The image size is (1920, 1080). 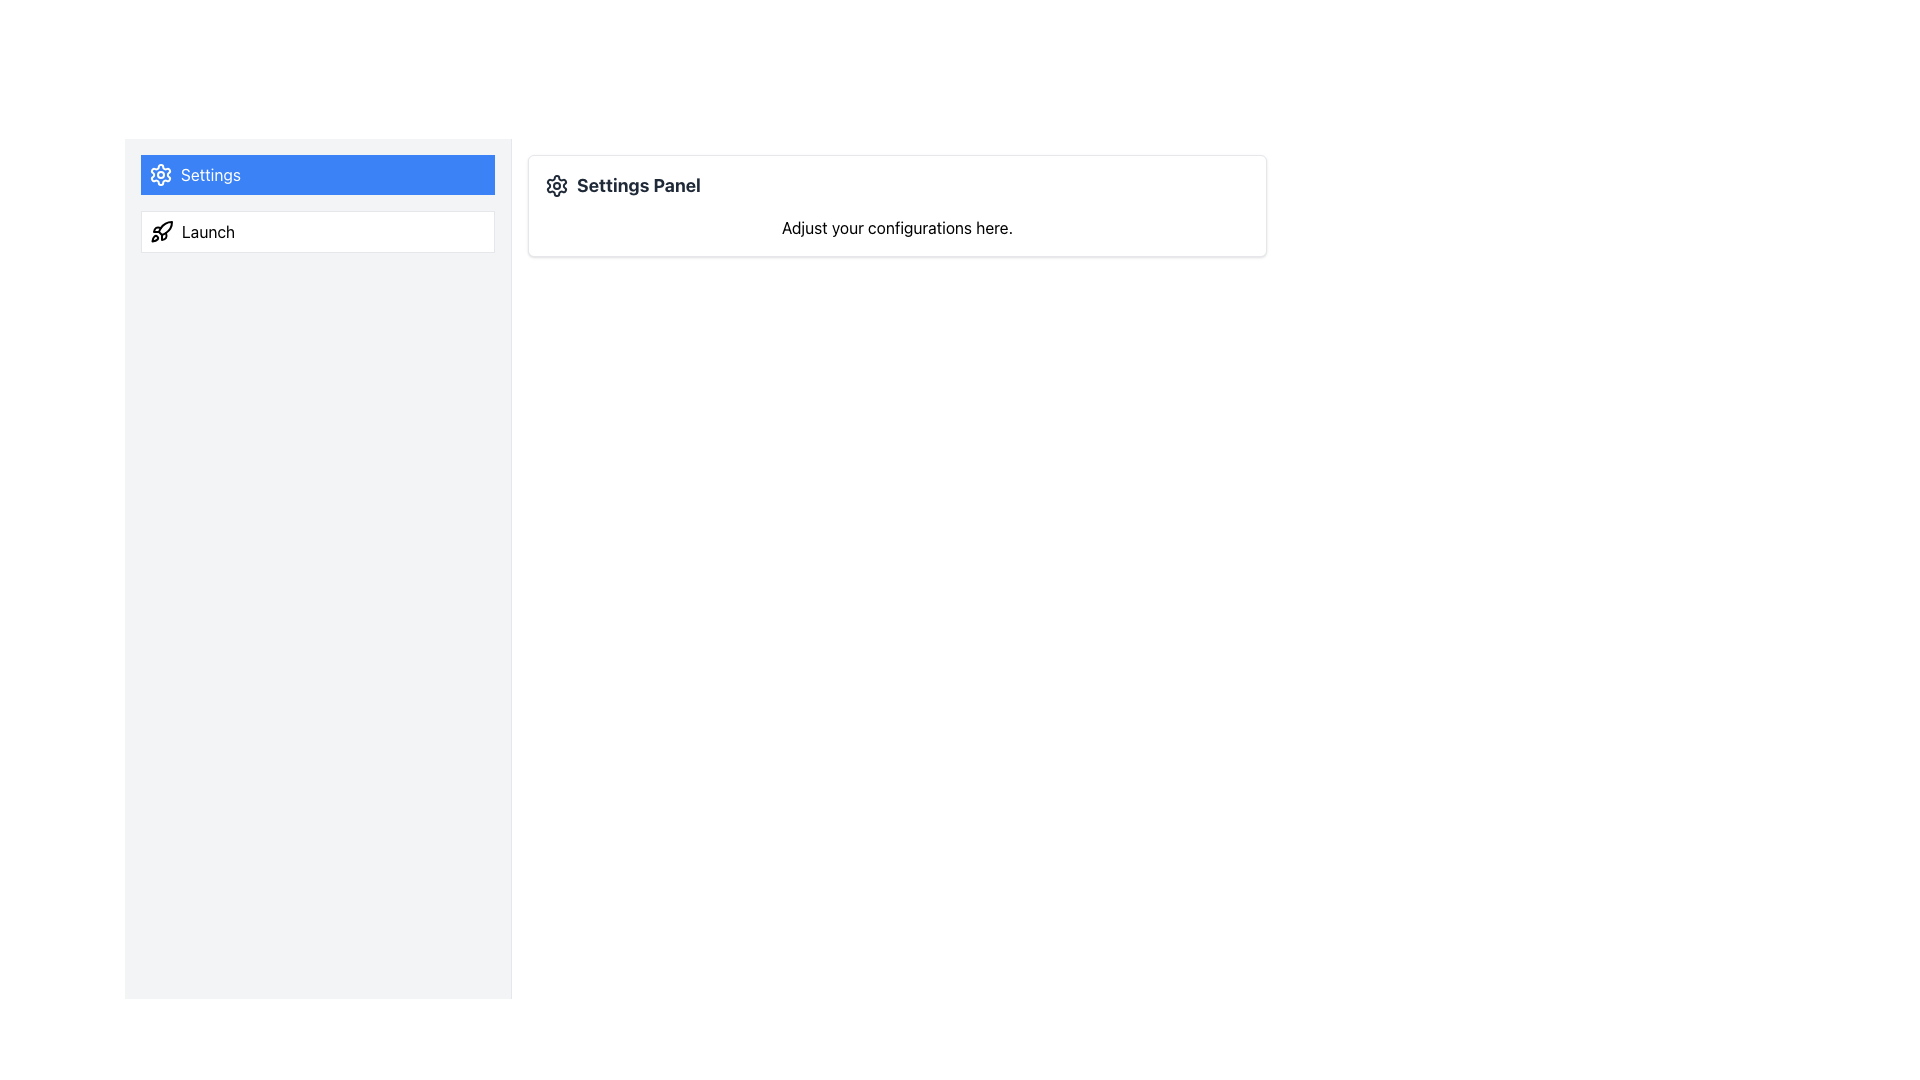 What do you see at coordinates (162, 230) in the screenshot?
I see `the rocket-shaped icon located to the left of the 'Launch' text in the sidebar menu` at bounding box center [162, 230].